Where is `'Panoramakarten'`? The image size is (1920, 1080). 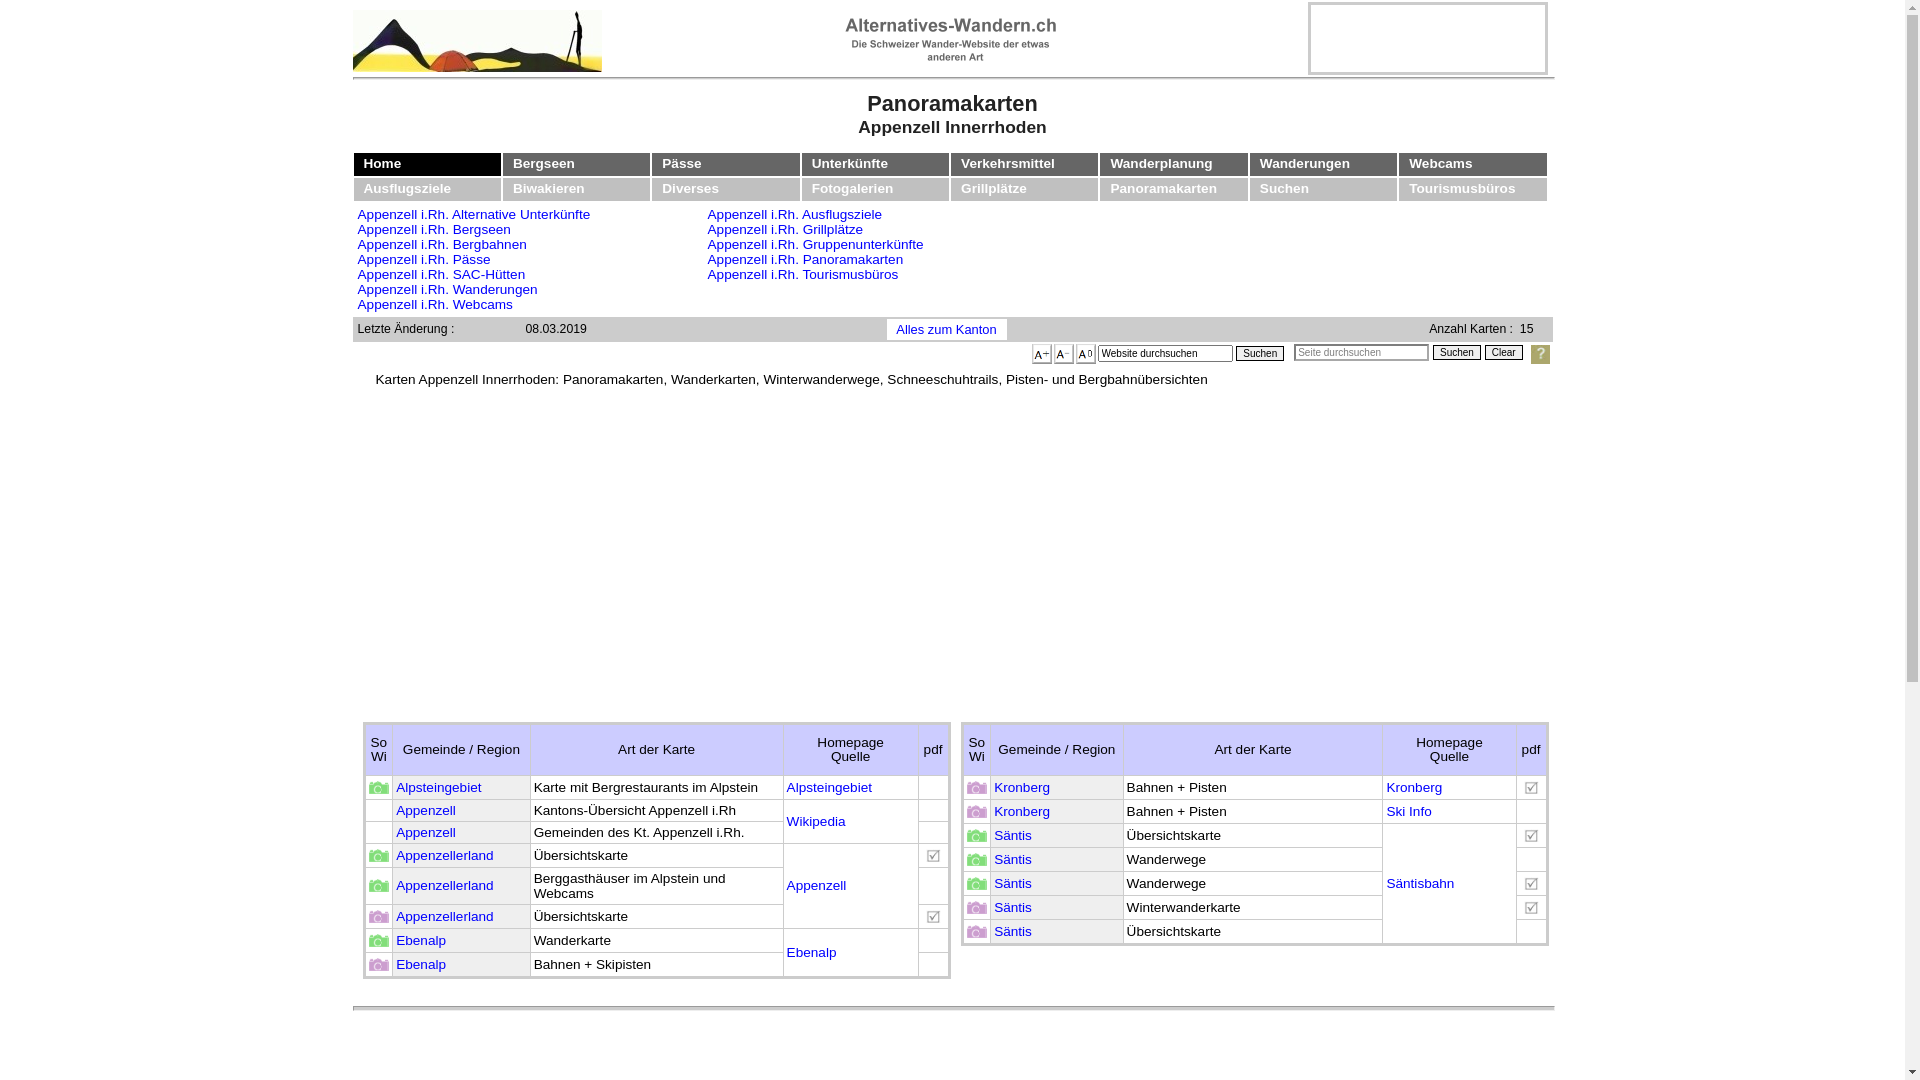 'Panoramakarten' is located at coordinates (1163, 188).